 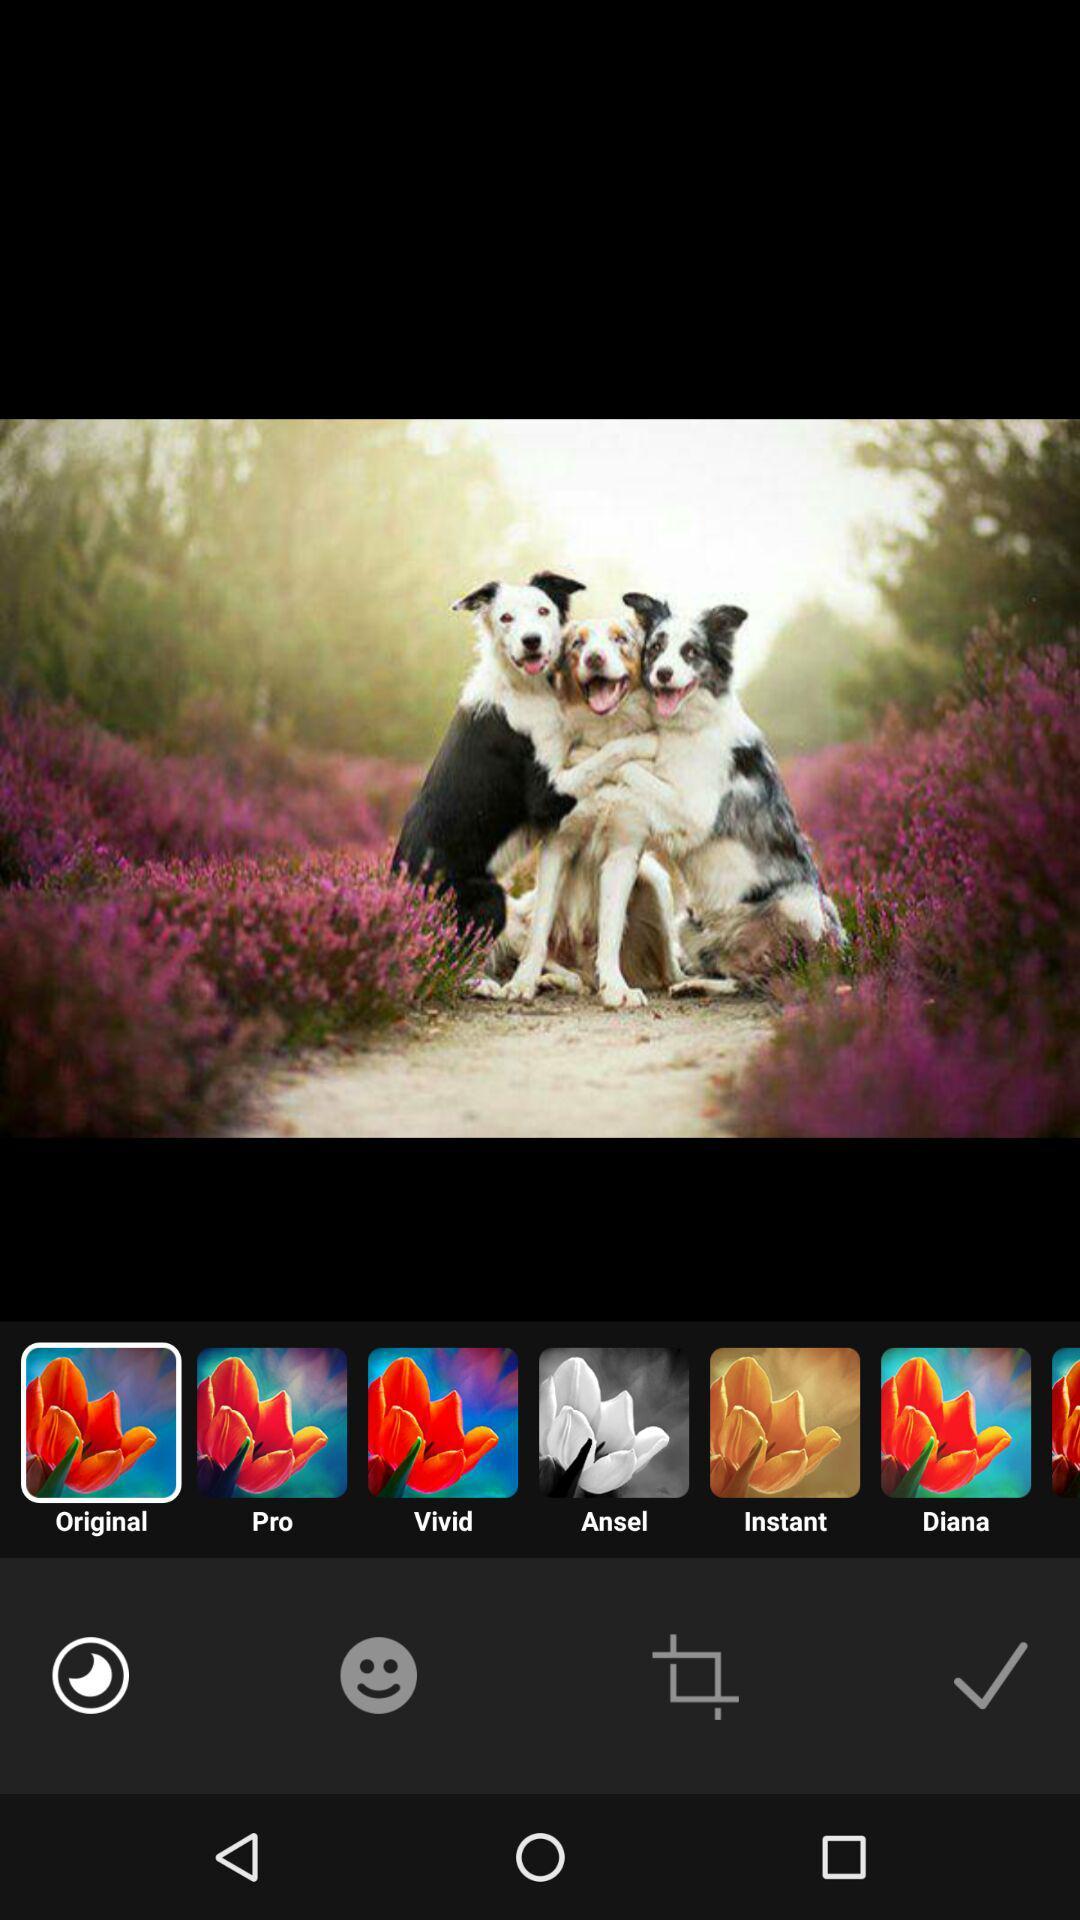 I want to click on change lighting, so click(x=90, y=1675).